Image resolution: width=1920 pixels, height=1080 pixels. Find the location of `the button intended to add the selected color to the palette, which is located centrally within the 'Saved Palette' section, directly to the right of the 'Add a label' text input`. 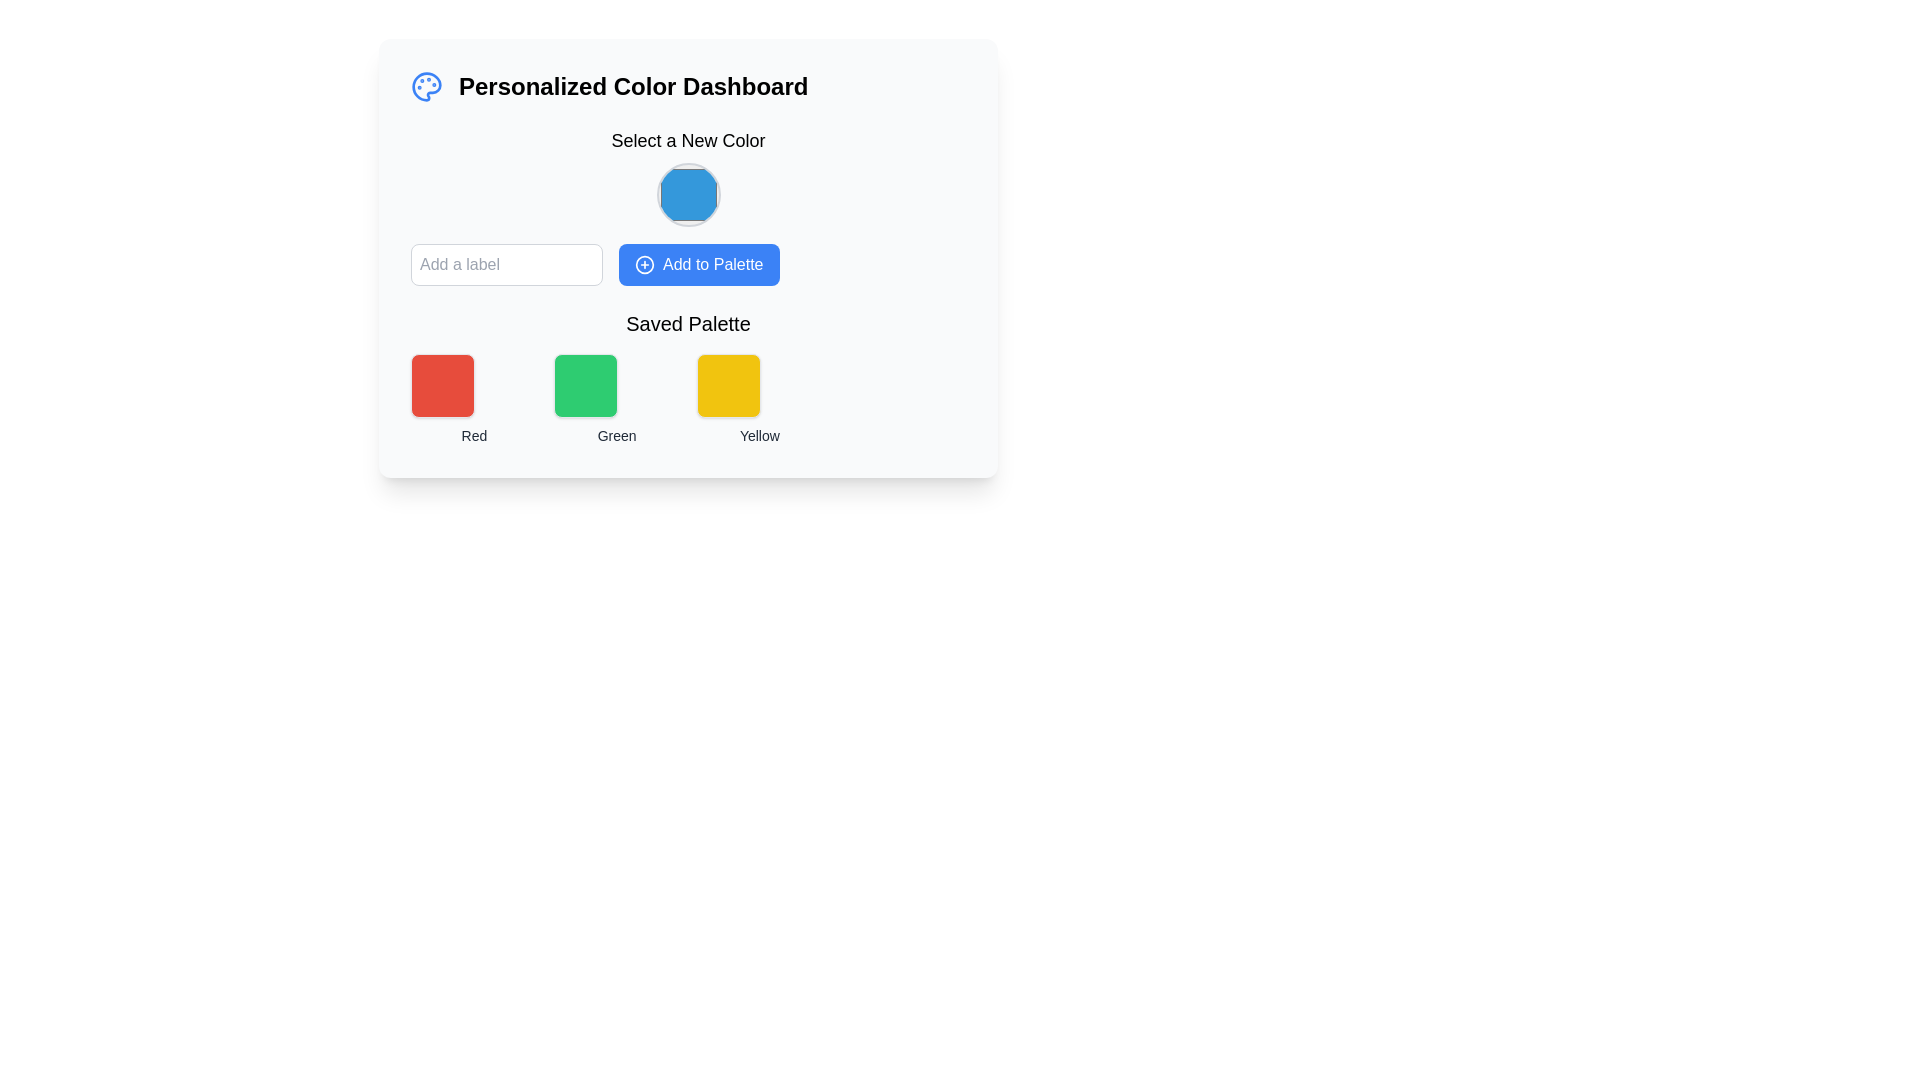

the button intended to add the selected color to the palette, which is located centrally within the 'Saved Palette' section, directly to the right of the 'Add a label' text input is located at coordinates (688, 257).